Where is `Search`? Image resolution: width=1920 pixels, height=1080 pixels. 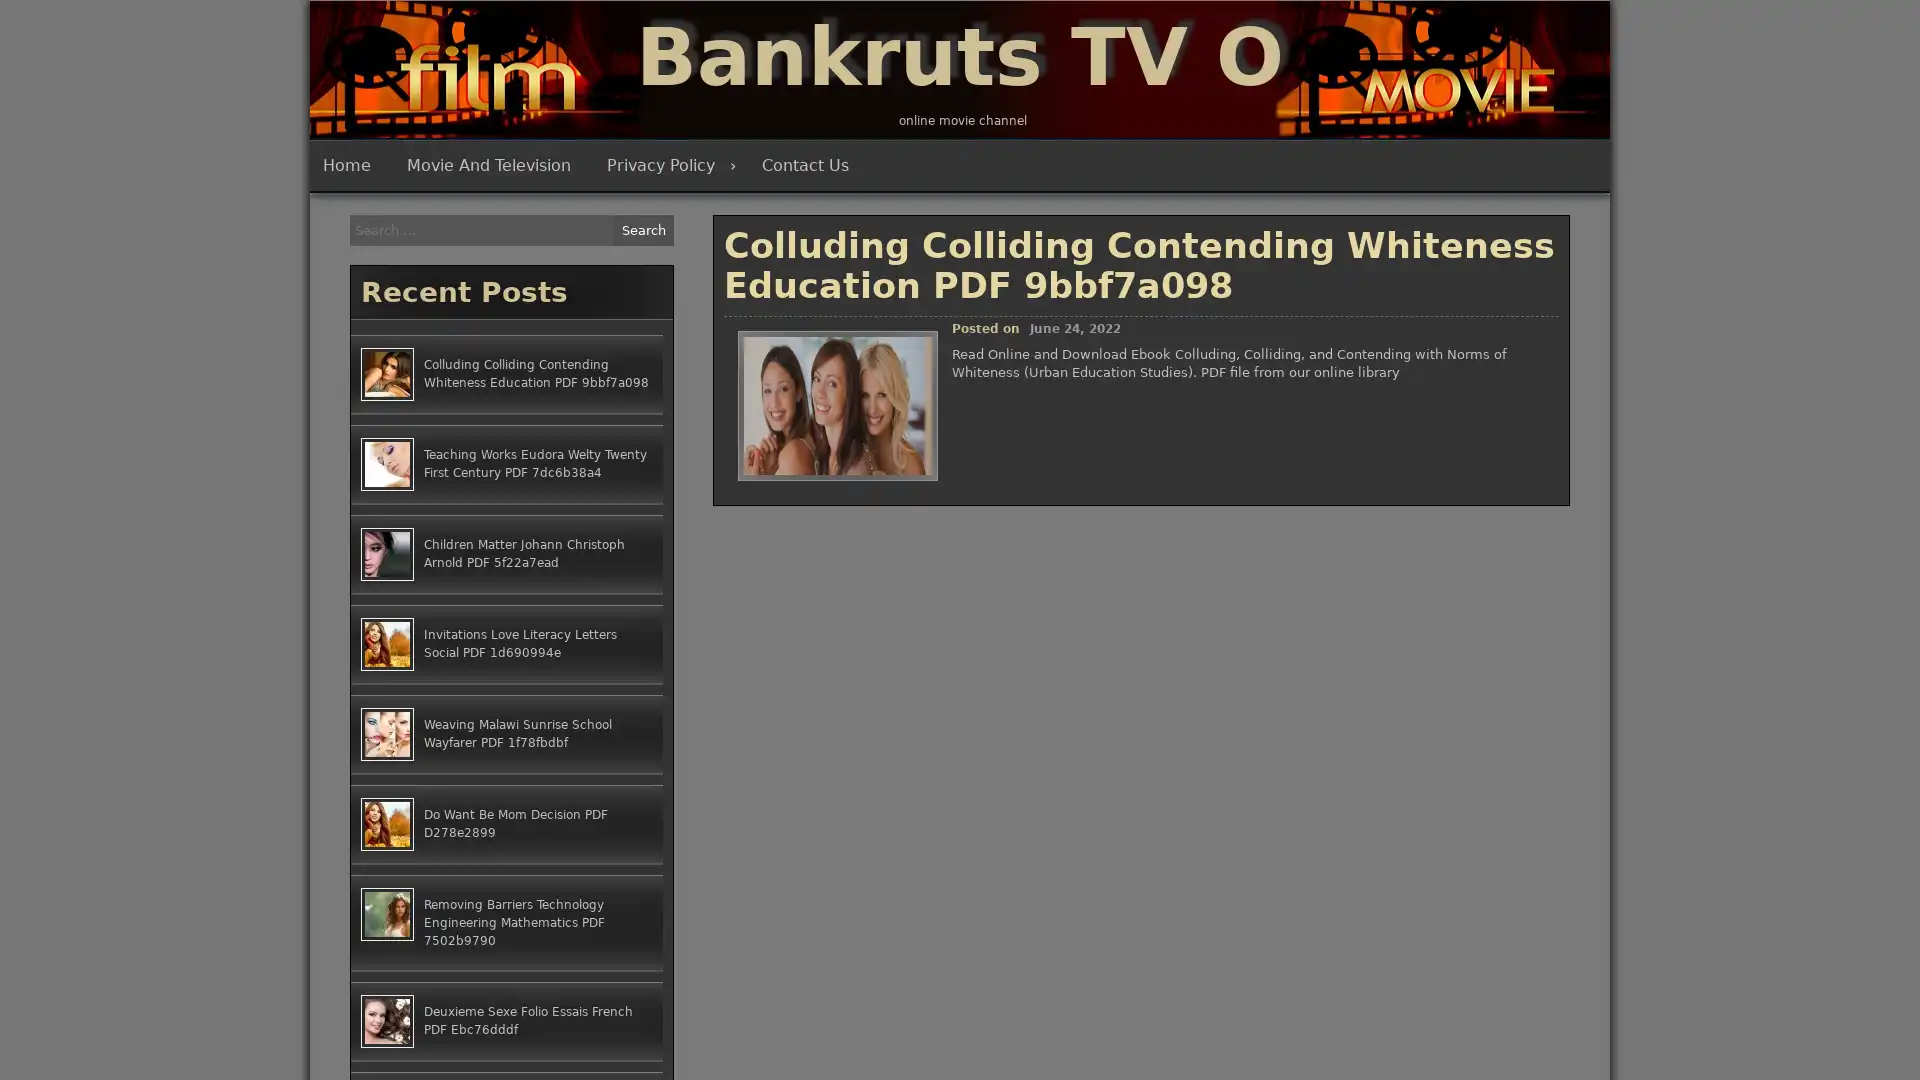 Search is located at coordinates (643, 229).